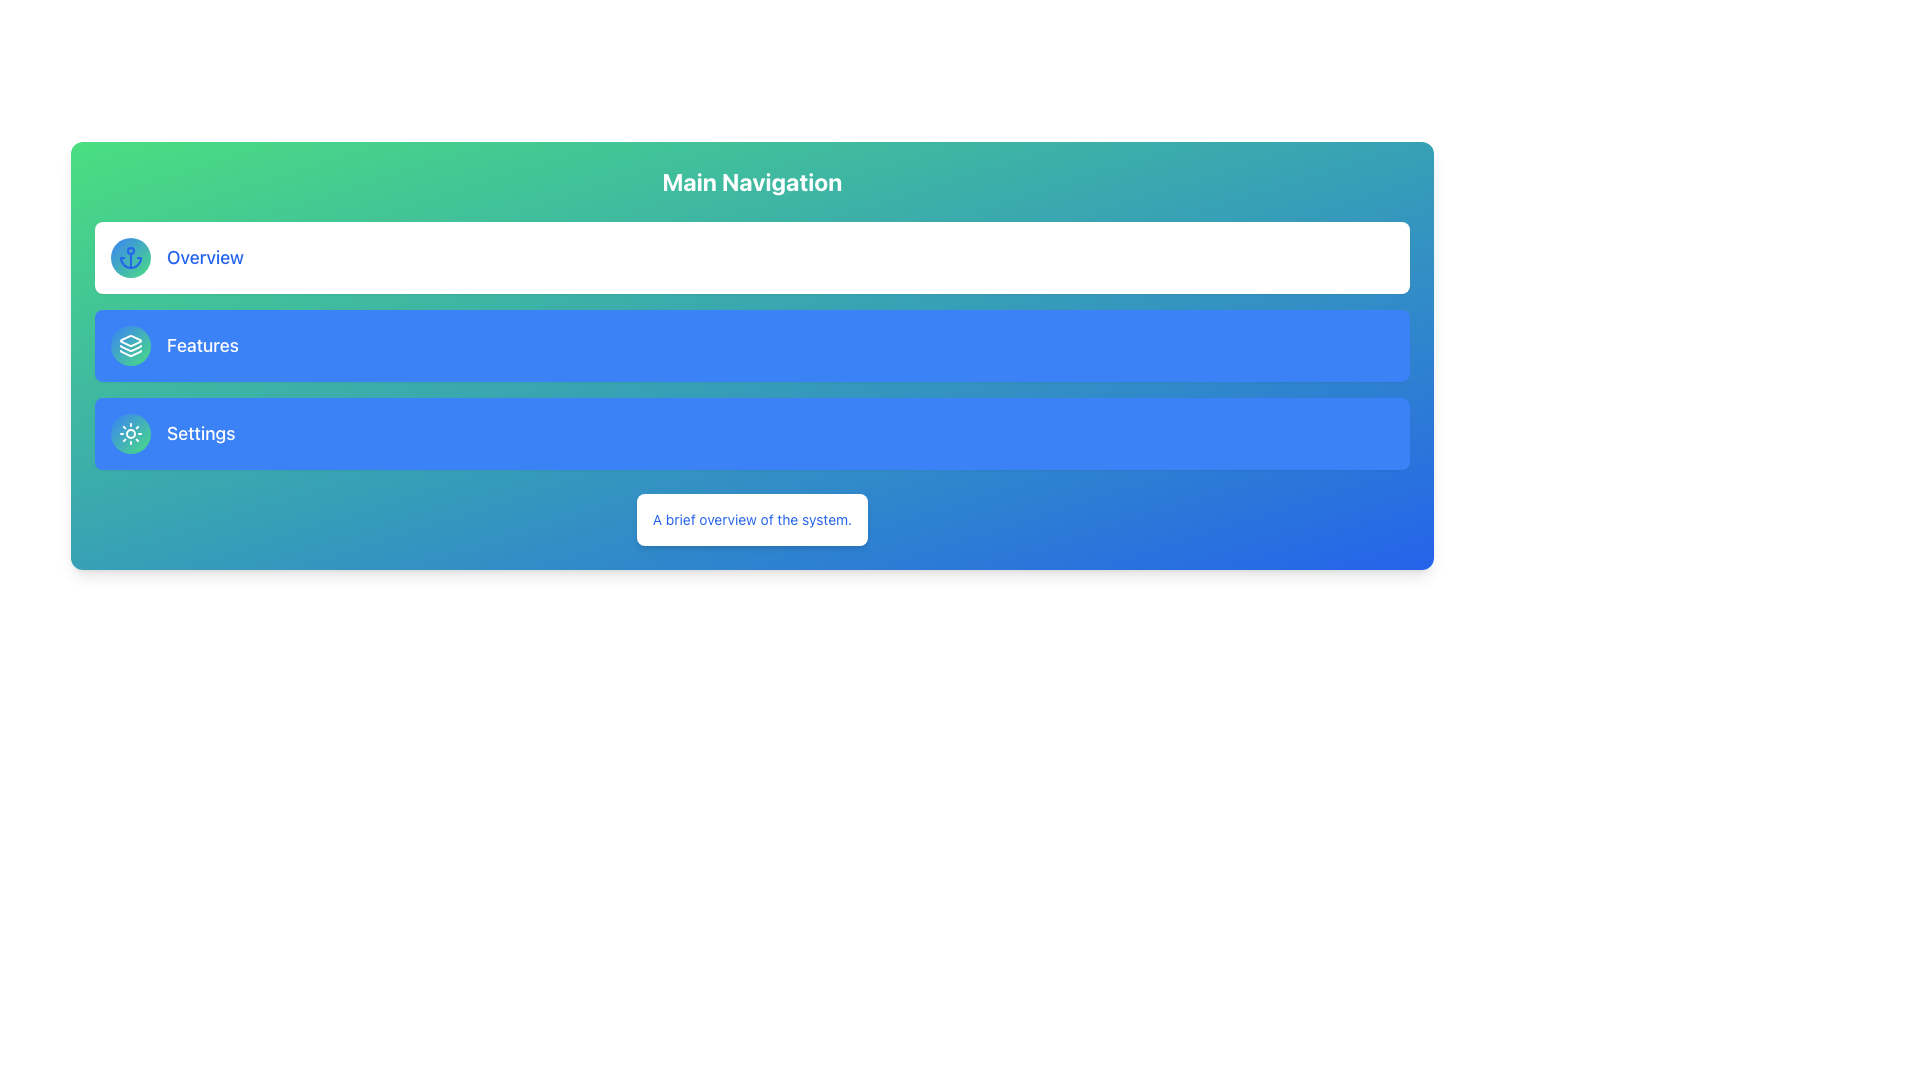 This screenshot has height=1080, width=1920. What do you see at coordinates (129, 345) in the screenshot?
I see `the vector graphic icon with a white outline, located within the circular button to the left of the 'Features' label in the main navigation menu` at bounding box center [129, 345].